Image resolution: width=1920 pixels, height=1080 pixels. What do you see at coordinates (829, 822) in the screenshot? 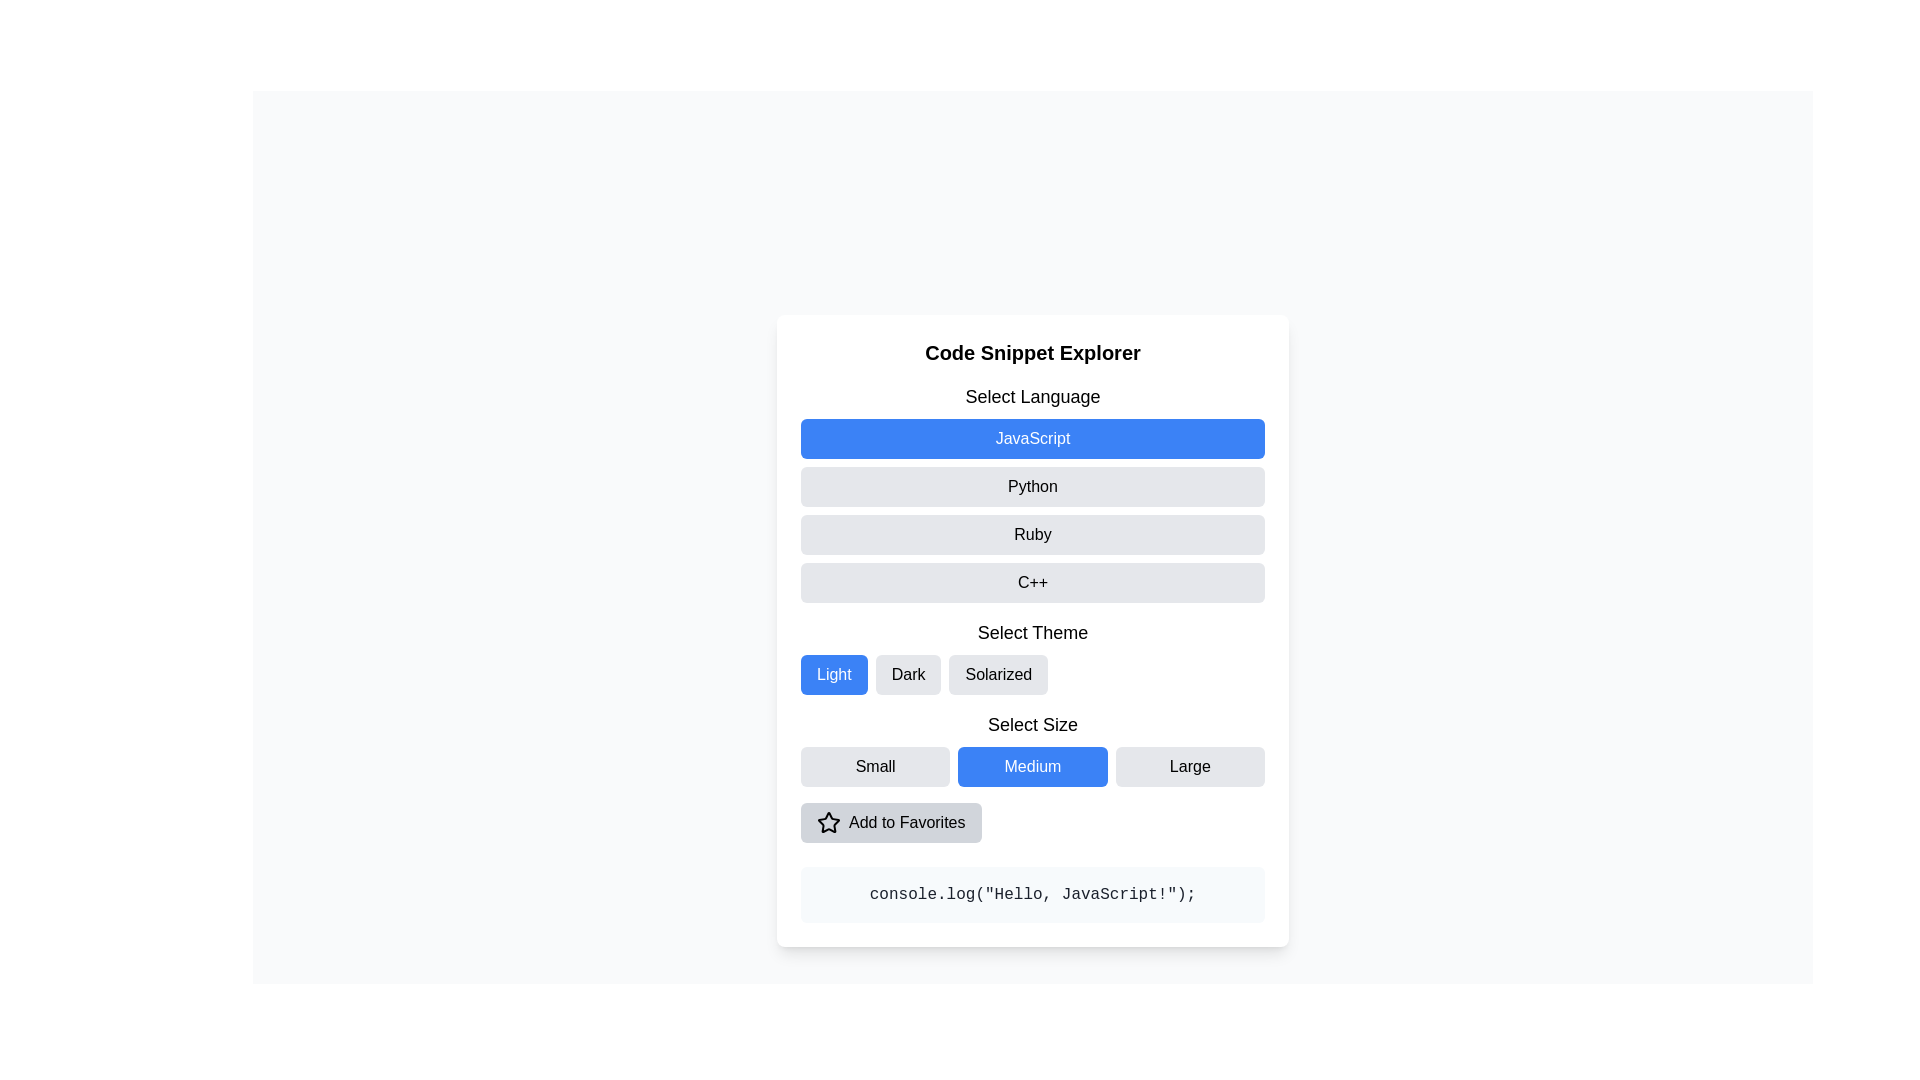
I see `the 'Add to Favorites' button which contains the star icon and the text, located at the bottom of the interface` at bounding box center [829, 822].